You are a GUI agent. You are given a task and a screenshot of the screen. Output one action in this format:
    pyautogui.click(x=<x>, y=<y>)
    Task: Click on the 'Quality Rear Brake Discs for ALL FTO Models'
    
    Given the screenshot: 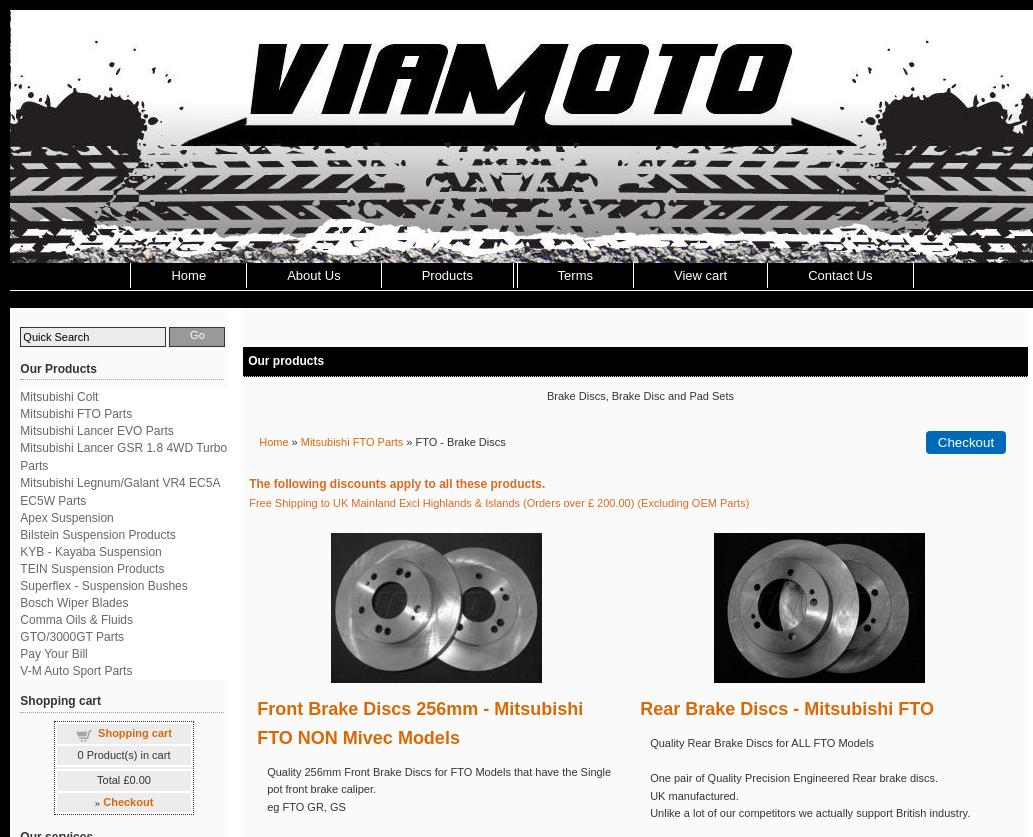 What is the action you would take?
    pyautogui.click(x=761, y=742)
    